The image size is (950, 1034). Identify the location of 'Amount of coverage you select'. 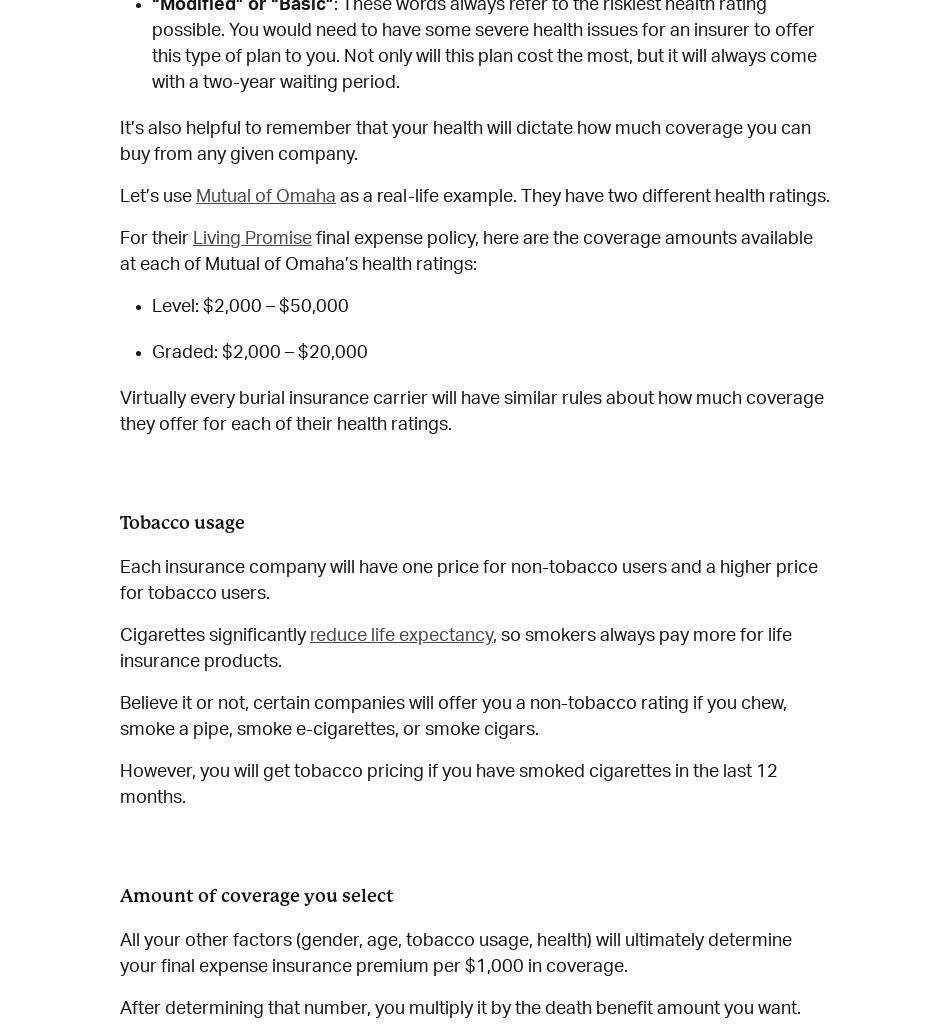
(255, 894).